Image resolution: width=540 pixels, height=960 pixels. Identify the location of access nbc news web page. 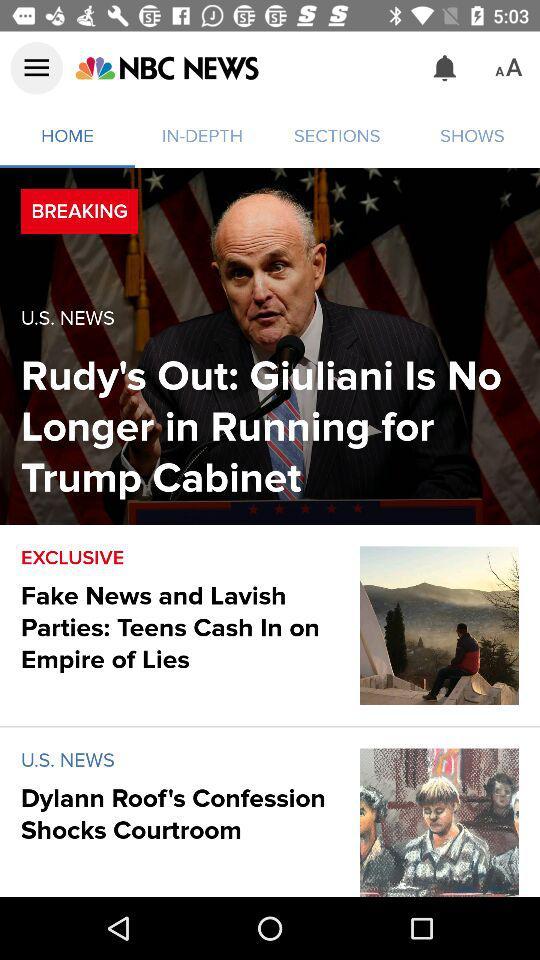
(165, 68).